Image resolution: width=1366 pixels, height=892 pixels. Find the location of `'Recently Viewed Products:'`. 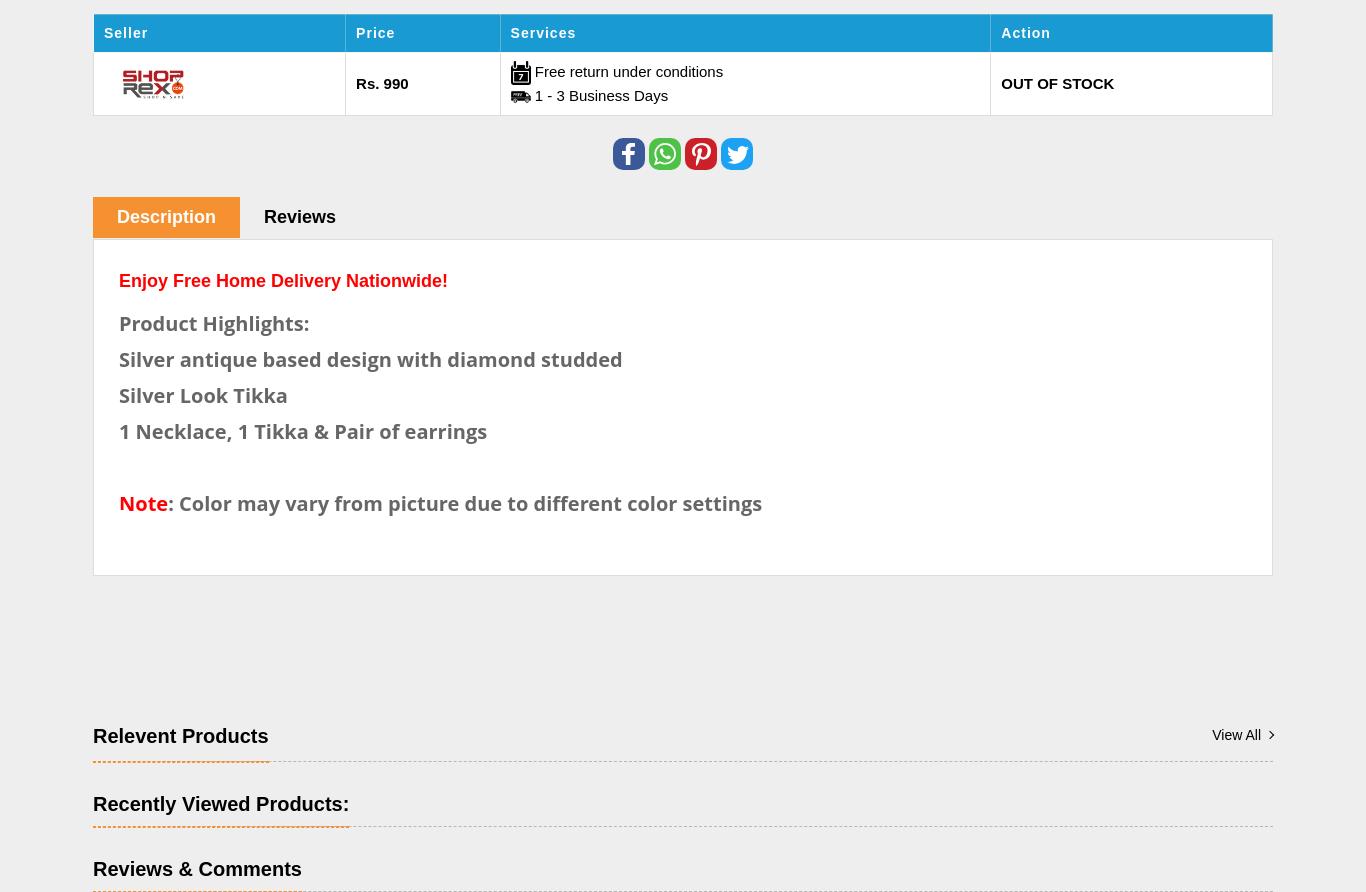

'Recently Viewed Products:' is located at coordinates (220, 801).